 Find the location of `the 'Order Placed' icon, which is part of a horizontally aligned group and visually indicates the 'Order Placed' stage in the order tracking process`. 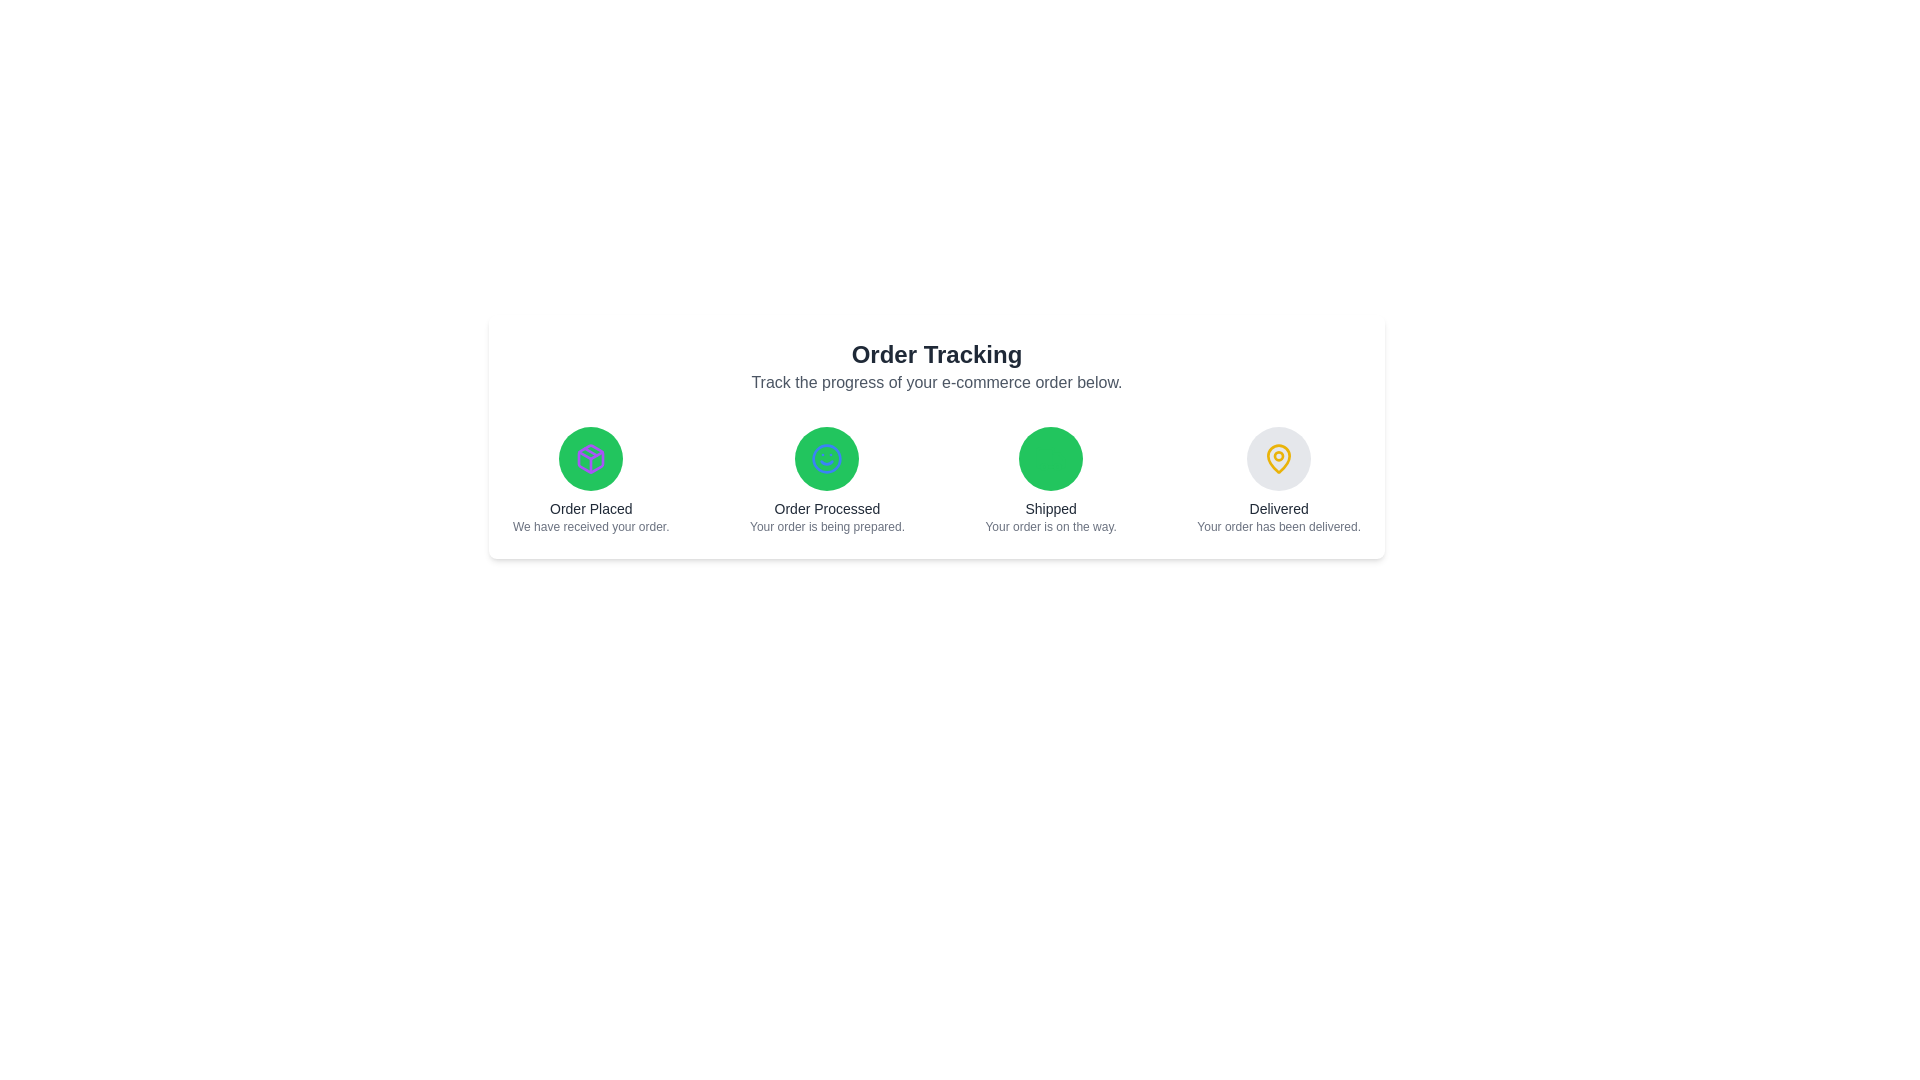

the 'Order Placed' icon, which is part of a horizontally aligned group and visually indicates the 'Order Placed' stage in the order tracking process is located at coordinates (590, 459).